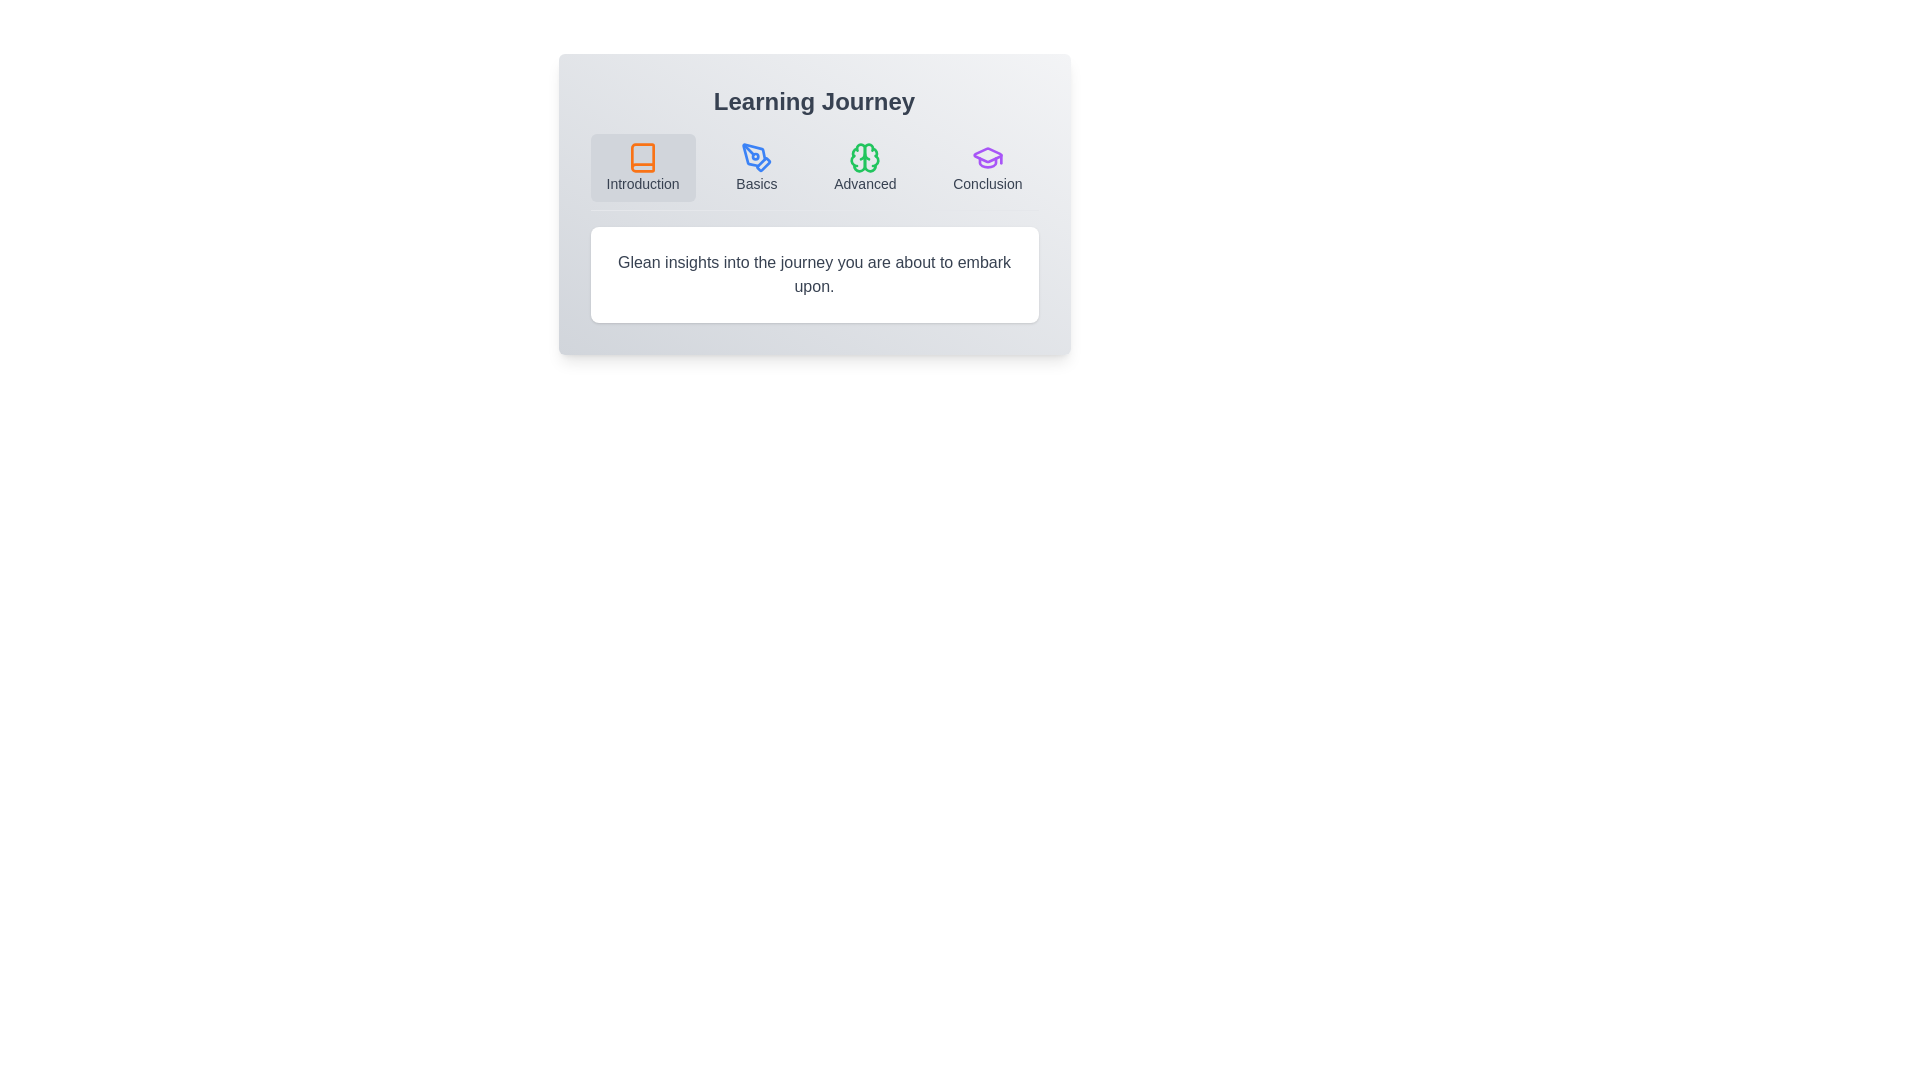 The height and width of the screenshot is (1080, 1920). I want to click on the Conclusion button to highlight it, so click(988, 167).